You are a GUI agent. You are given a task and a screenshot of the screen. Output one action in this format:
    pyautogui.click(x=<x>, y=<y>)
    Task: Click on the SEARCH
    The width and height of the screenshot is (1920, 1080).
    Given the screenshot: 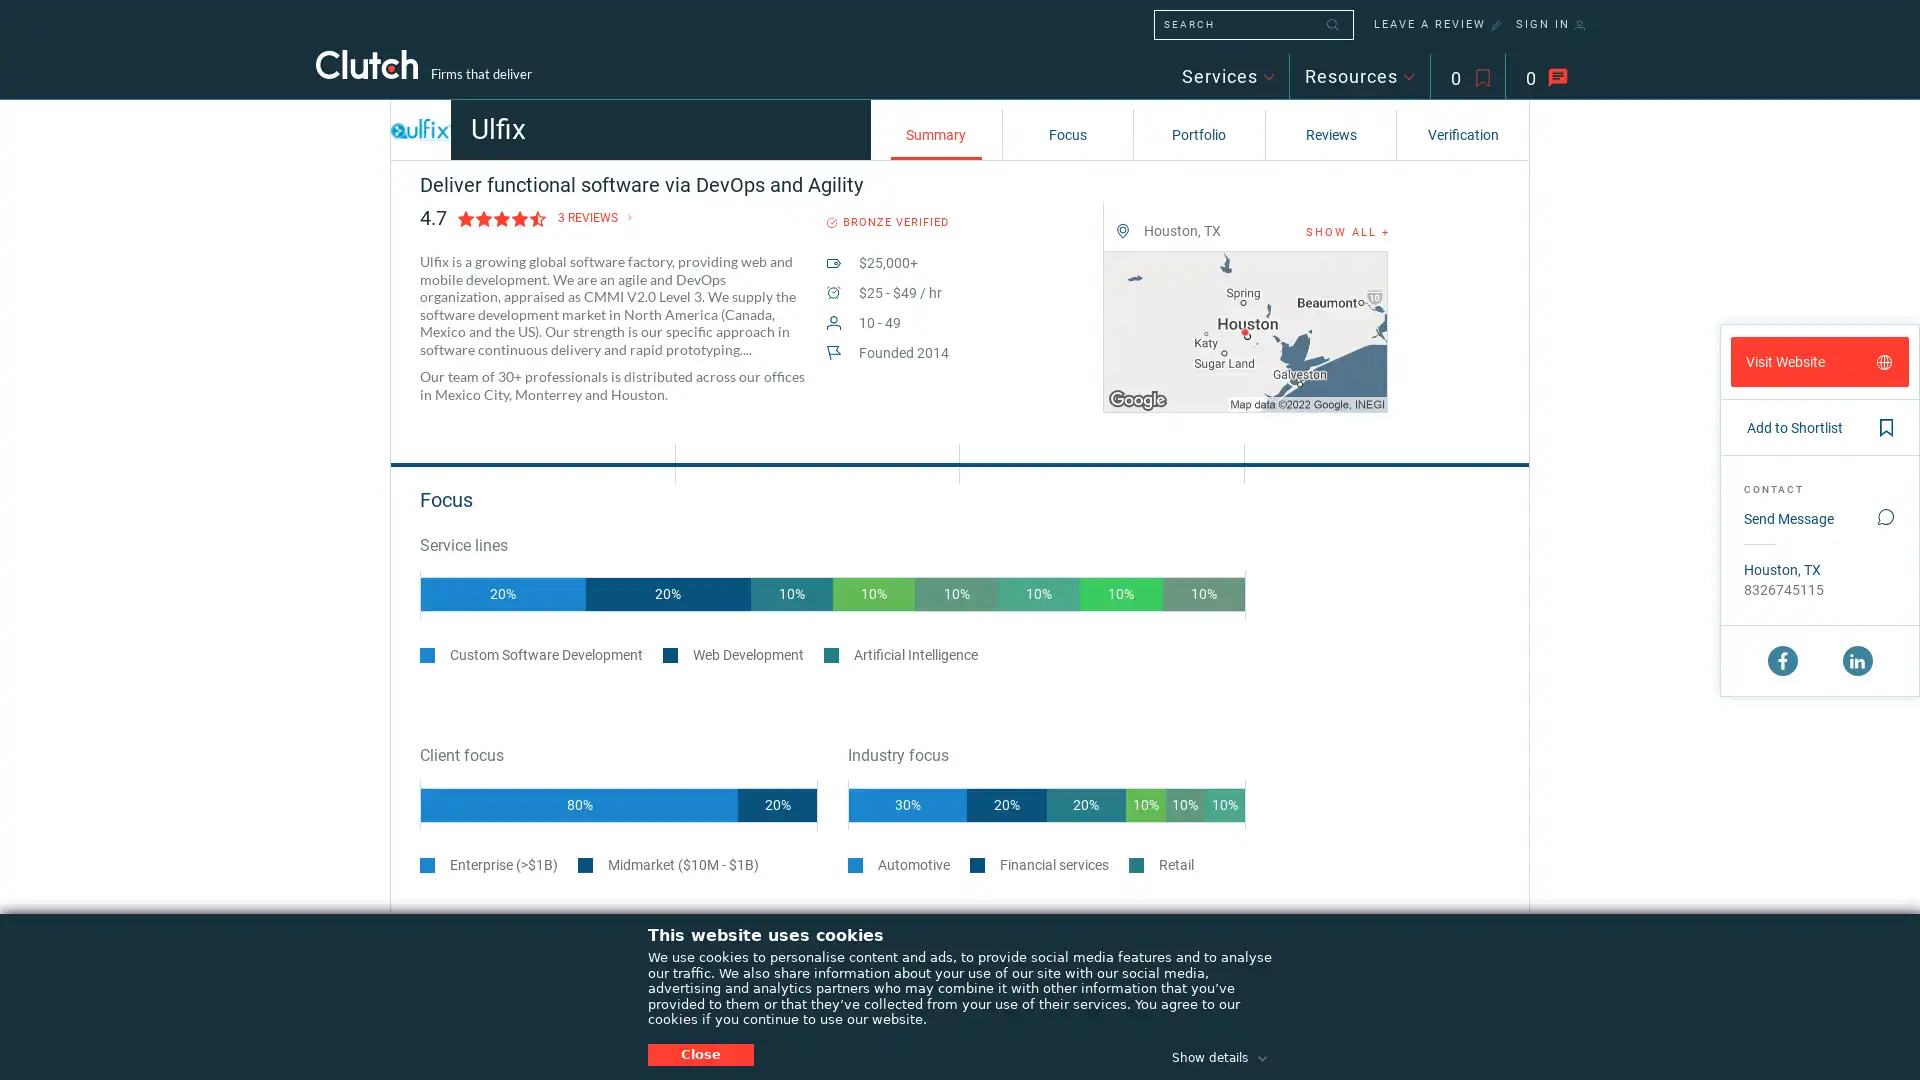 What is the action you would take?
    pyautogui.click(x=1252, y=24)
    